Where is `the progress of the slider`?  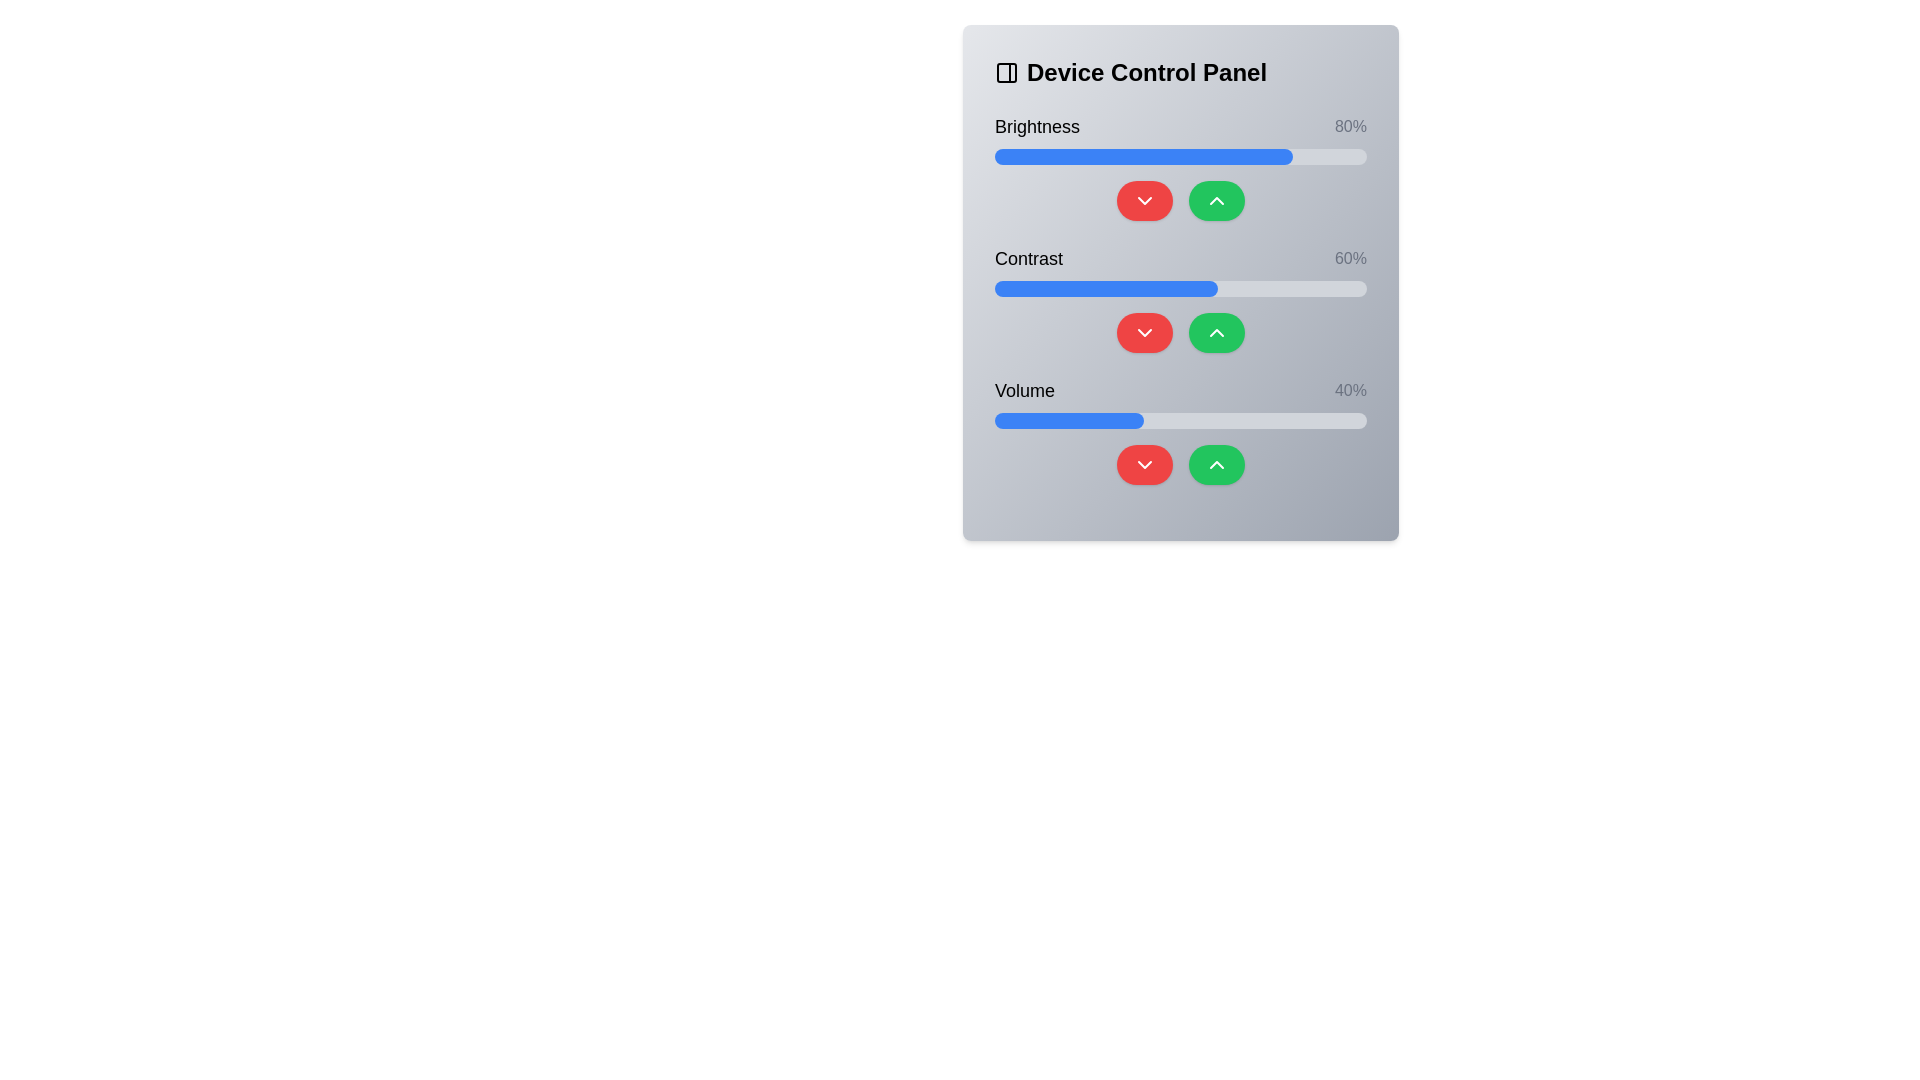 the progress of the slider is located at coordinates (1235, 419).